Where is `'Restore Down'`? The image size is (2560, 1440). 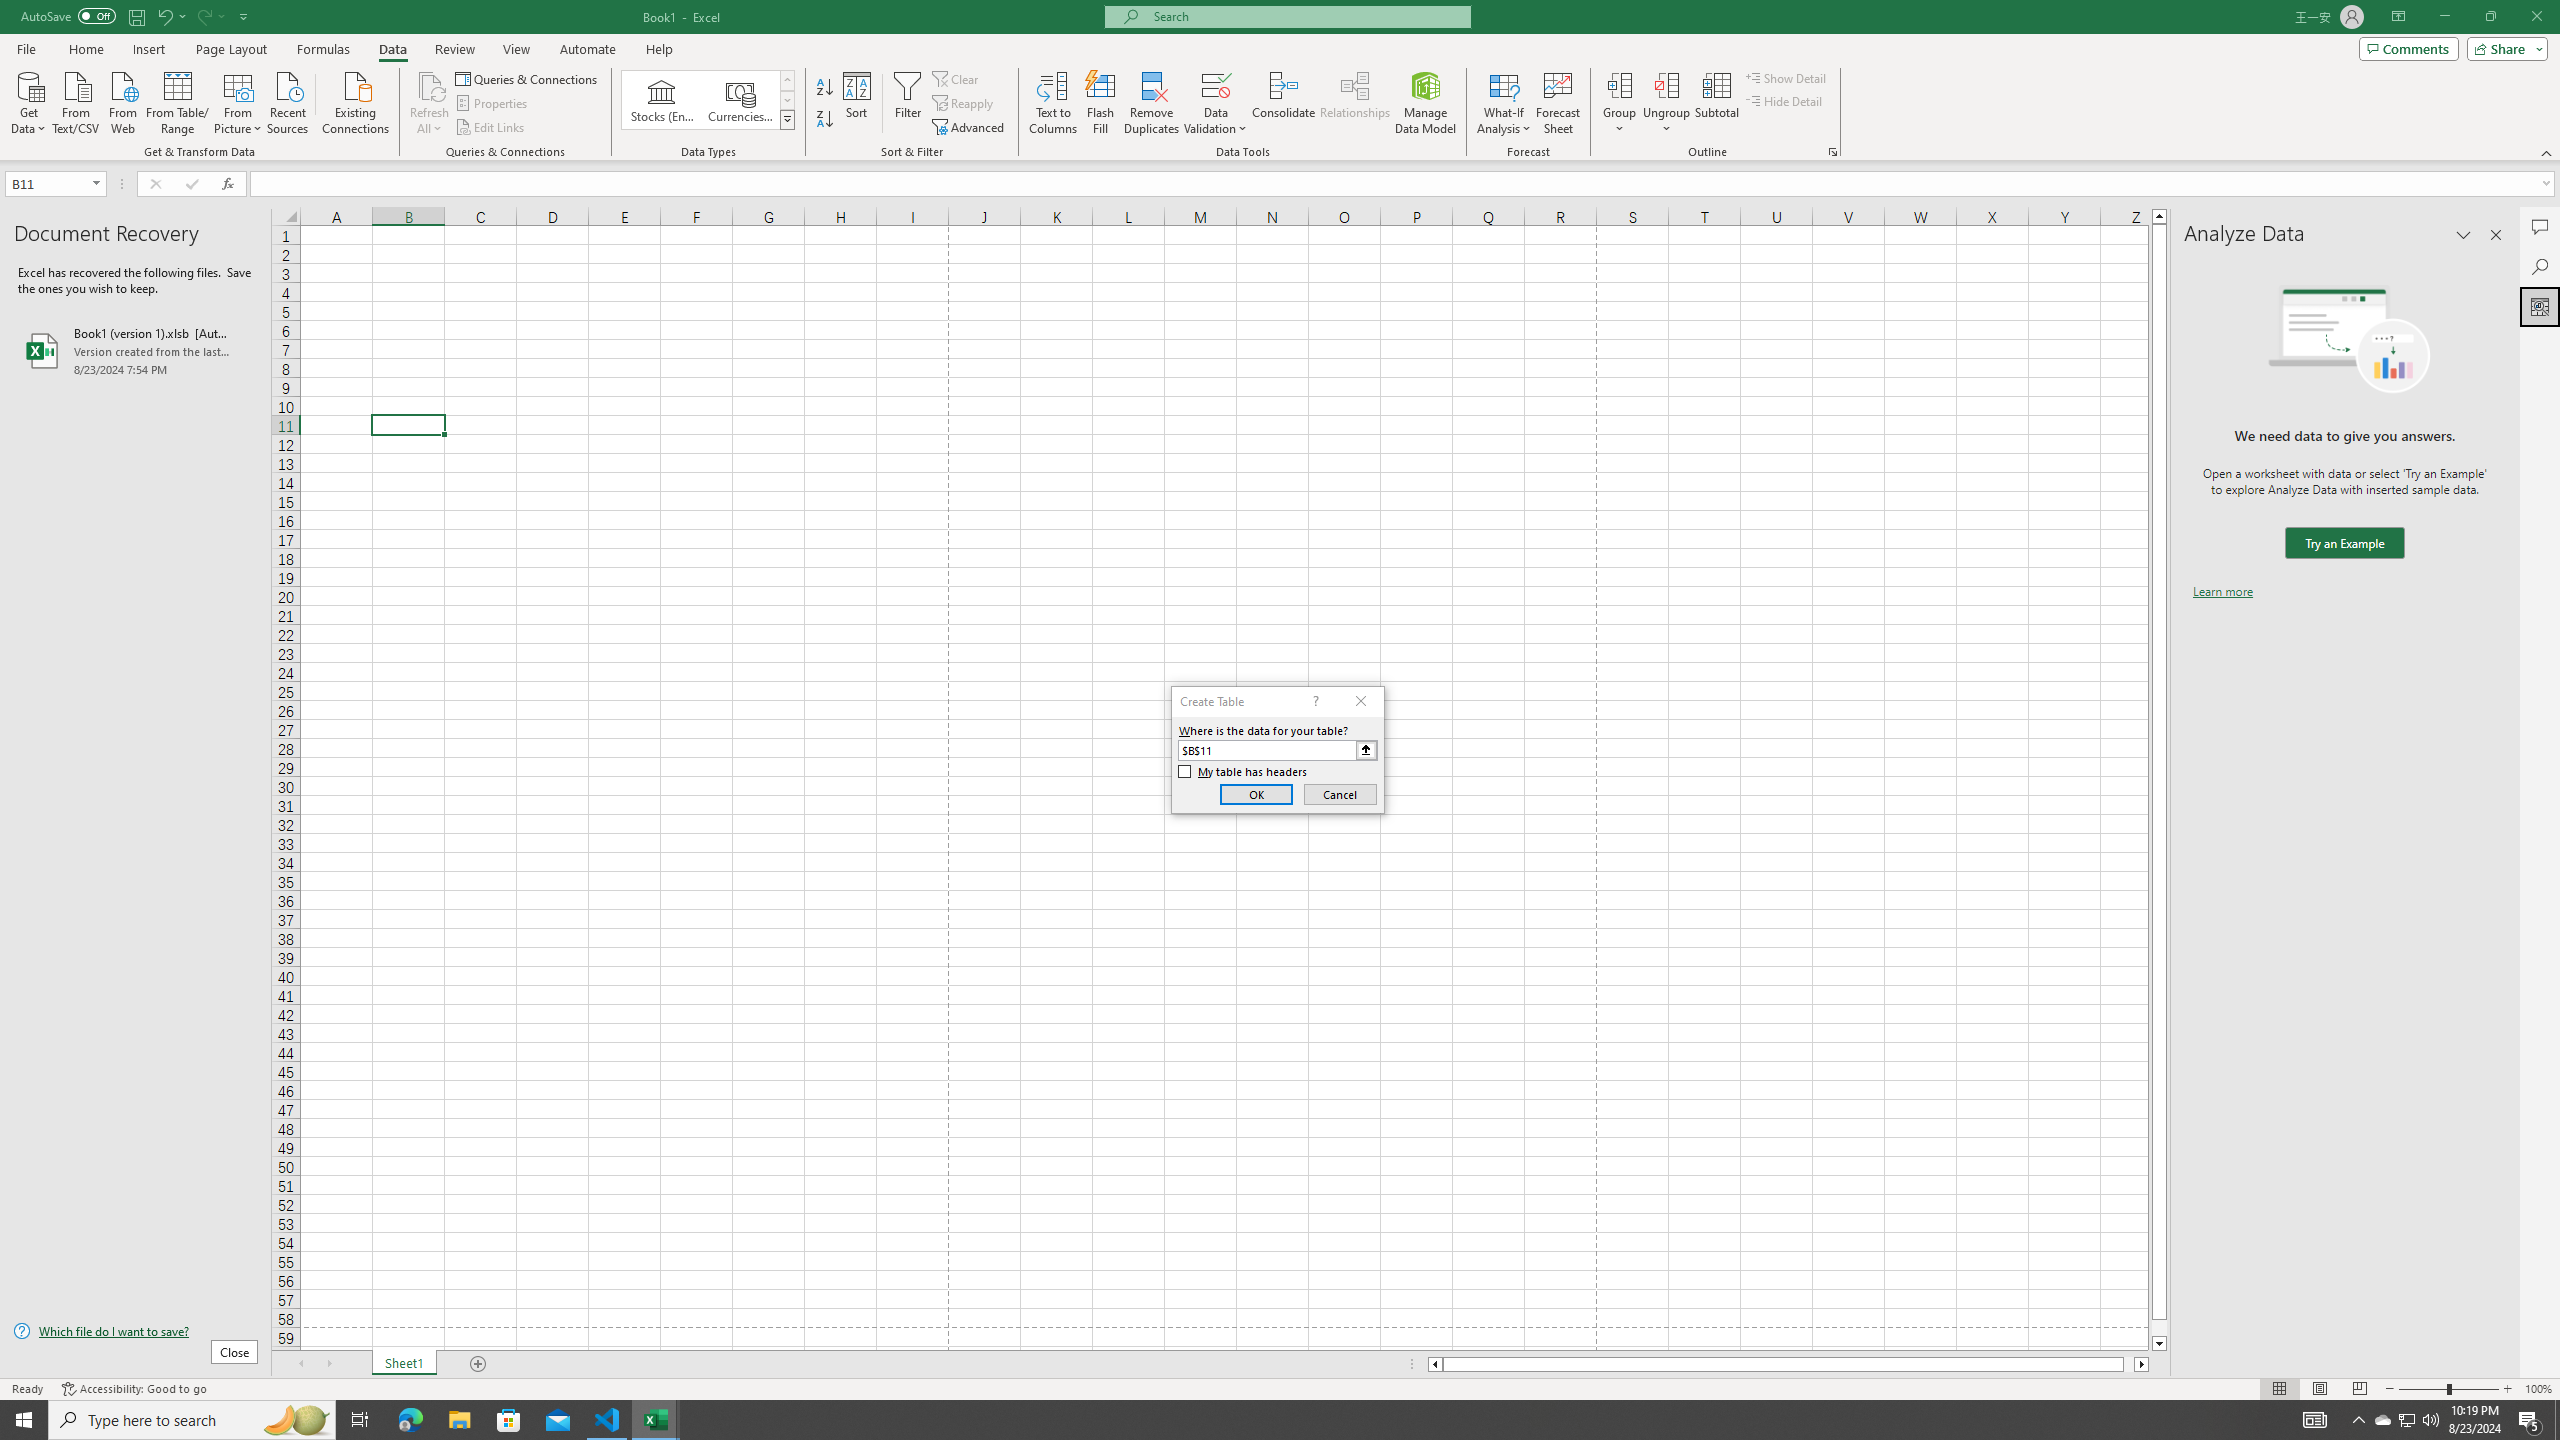 'Restore Down' is located at coordinates (2490, 16).